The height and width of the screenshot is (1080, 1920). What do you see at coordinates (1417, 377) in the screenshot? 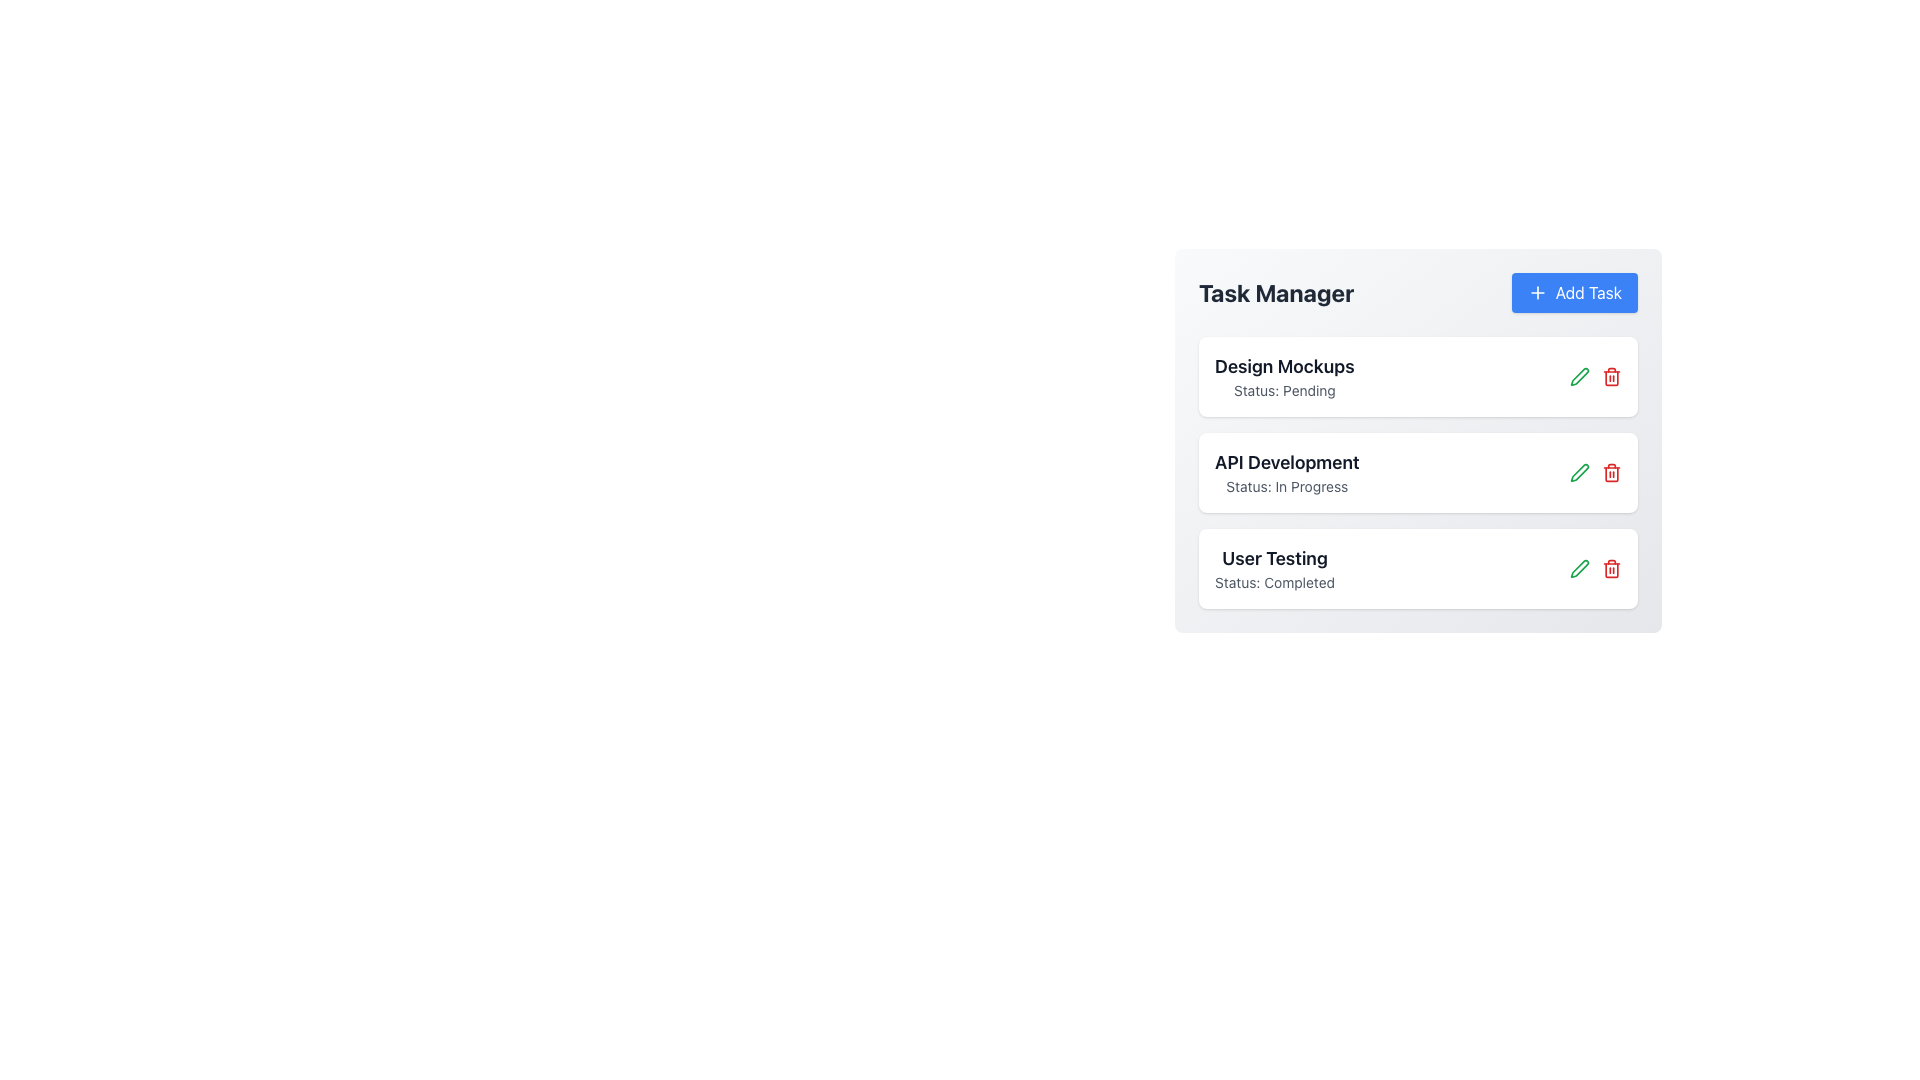
I see `the 'Design Mockups' task entry in the Task Manager` at bounding box center [1417, 377].